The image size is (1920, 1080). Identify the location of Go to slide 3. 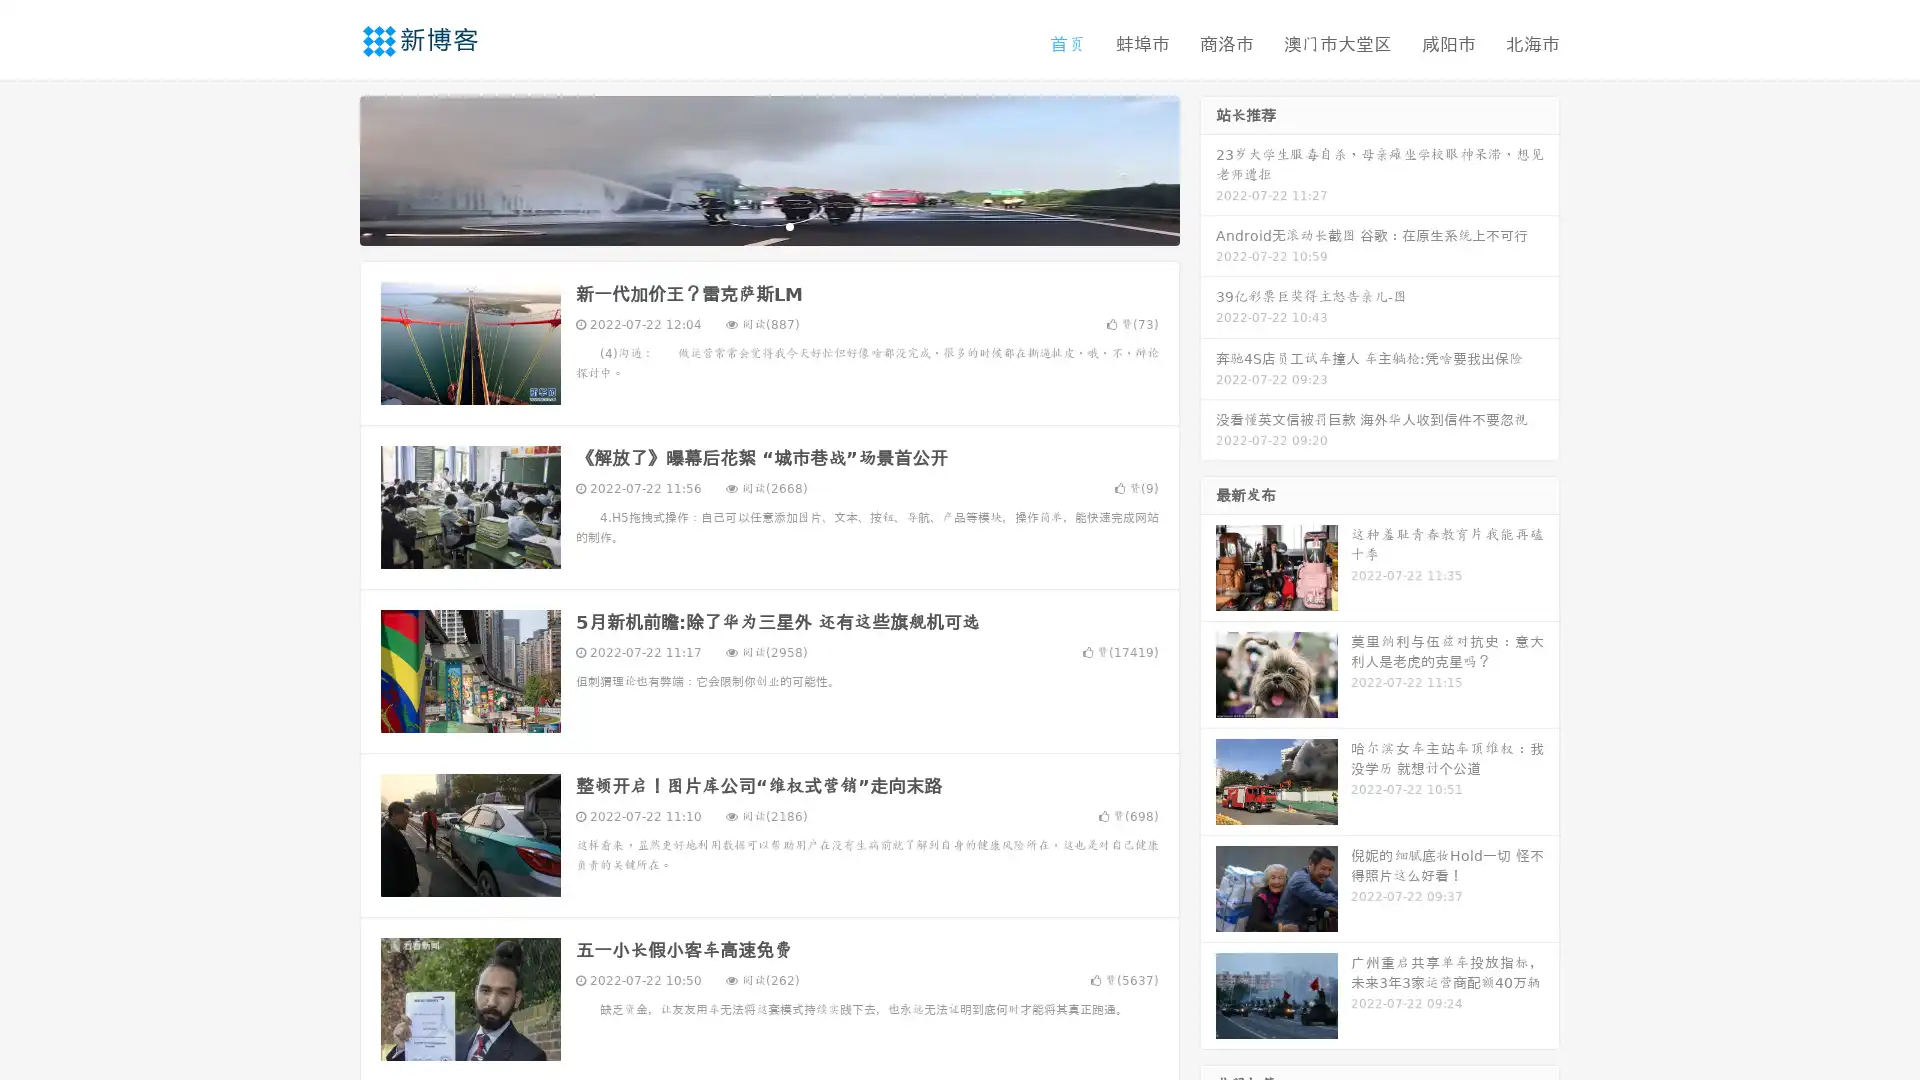
(789, 225).